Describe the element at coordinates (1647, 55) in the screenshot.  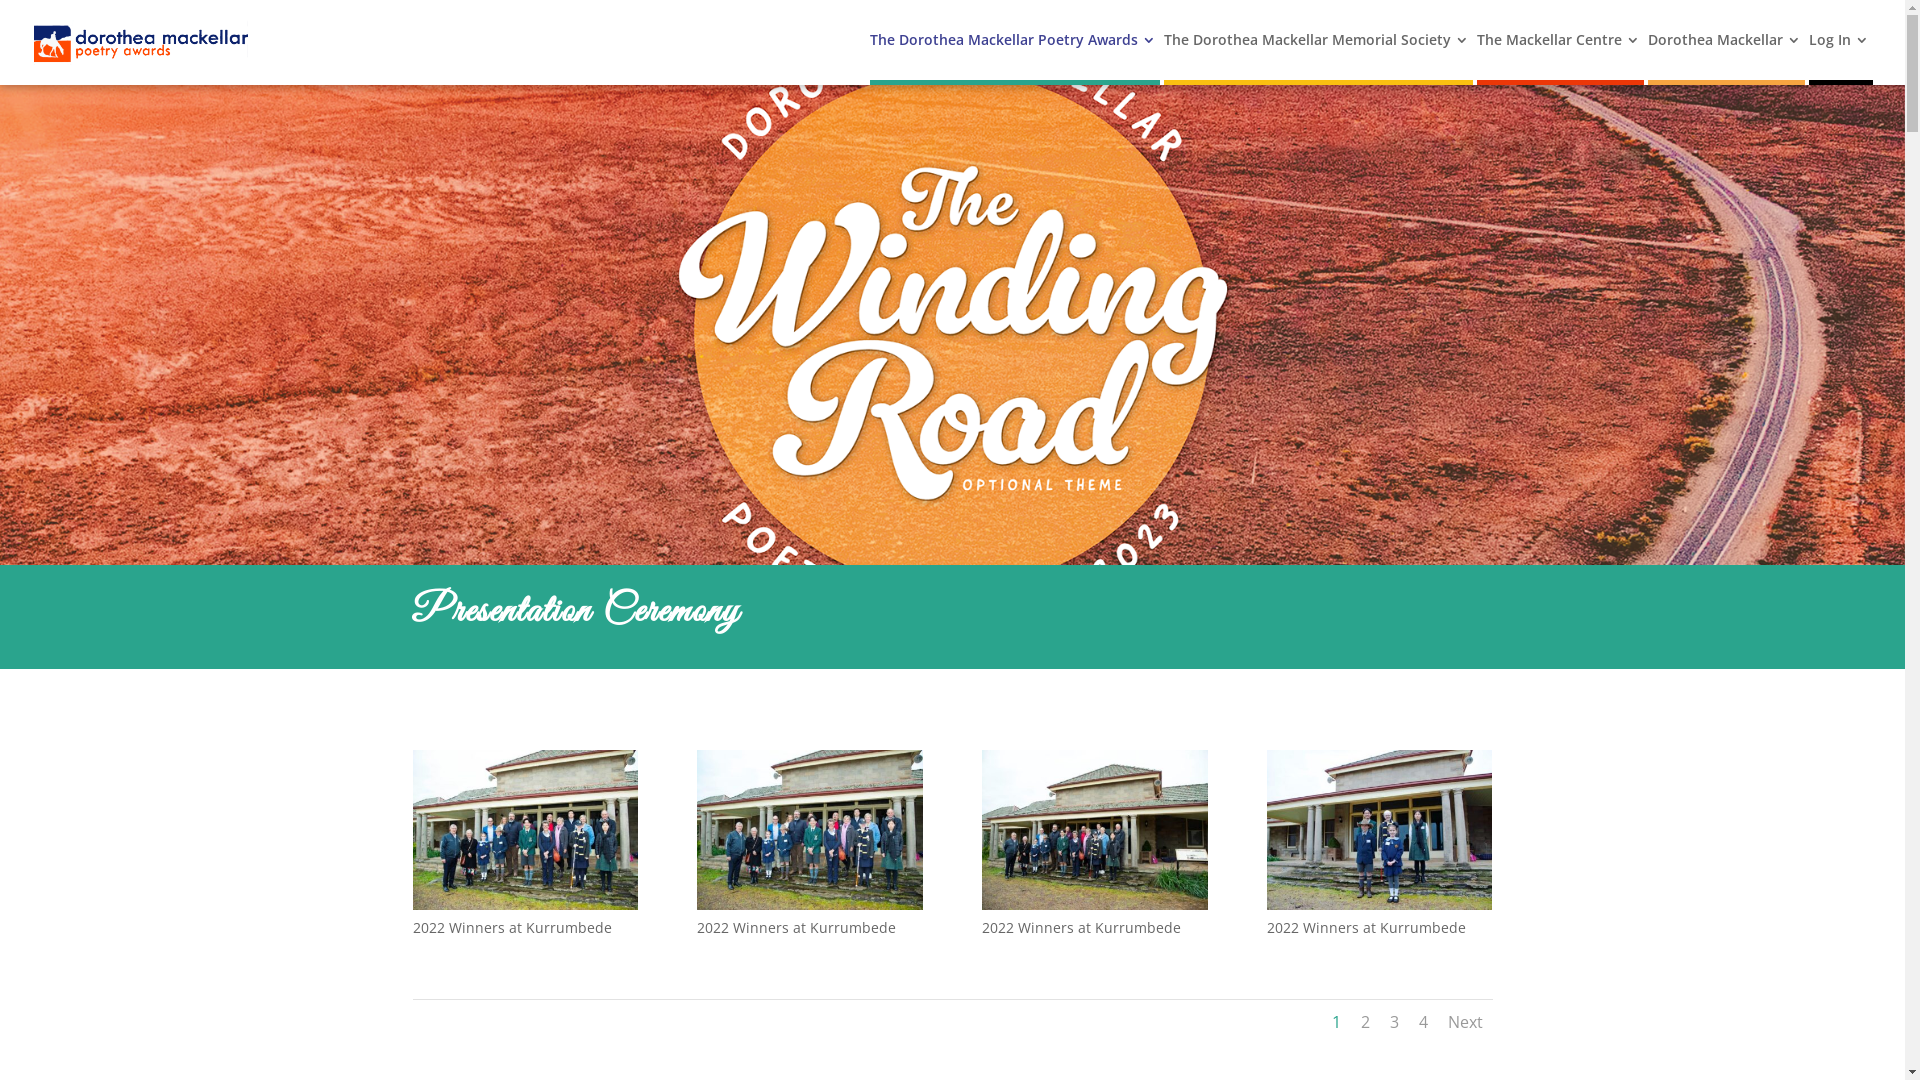
I see `'Dorothea Mackellar'` at that location.